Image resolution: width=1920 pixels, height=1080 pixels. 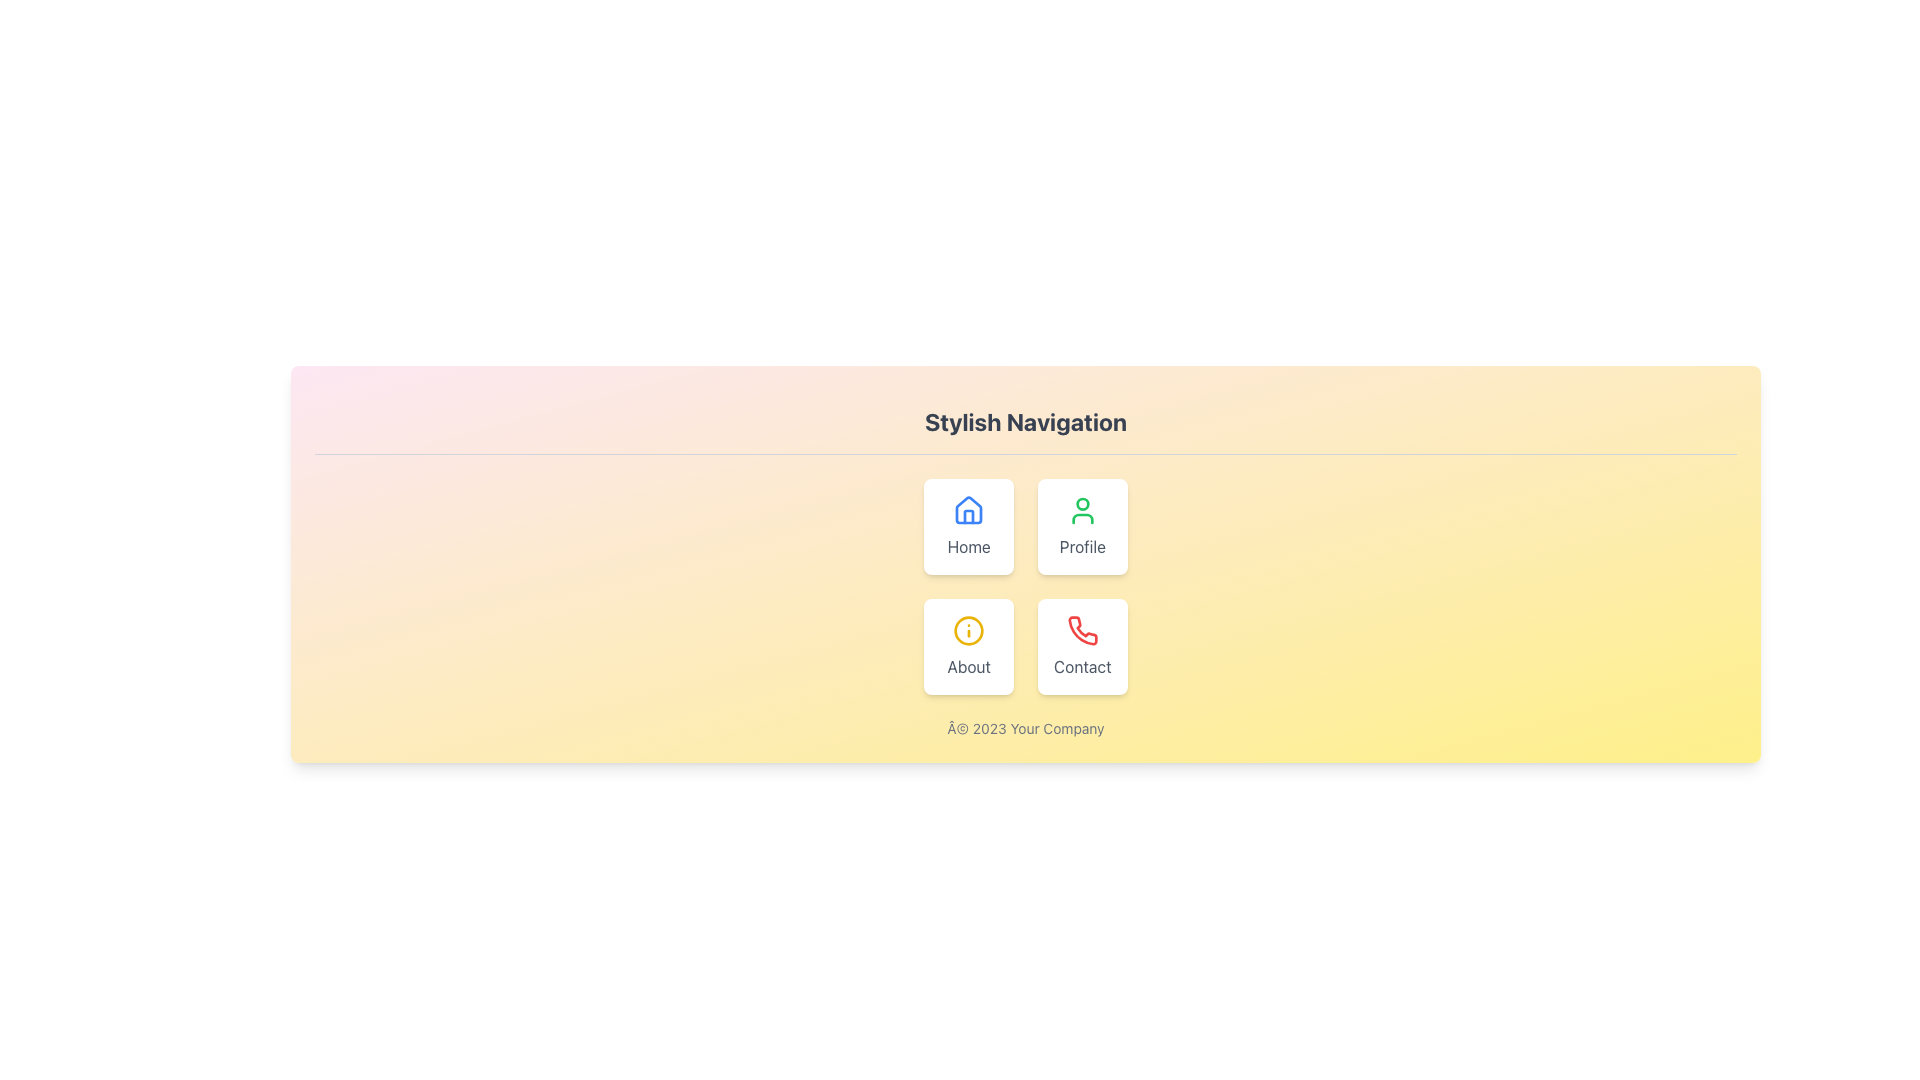 I want to click on the text label displaying 'Home', which is styled with gray color and positioned beneath a blue house icon within a white rectangular card, so click(x=969, y=547).